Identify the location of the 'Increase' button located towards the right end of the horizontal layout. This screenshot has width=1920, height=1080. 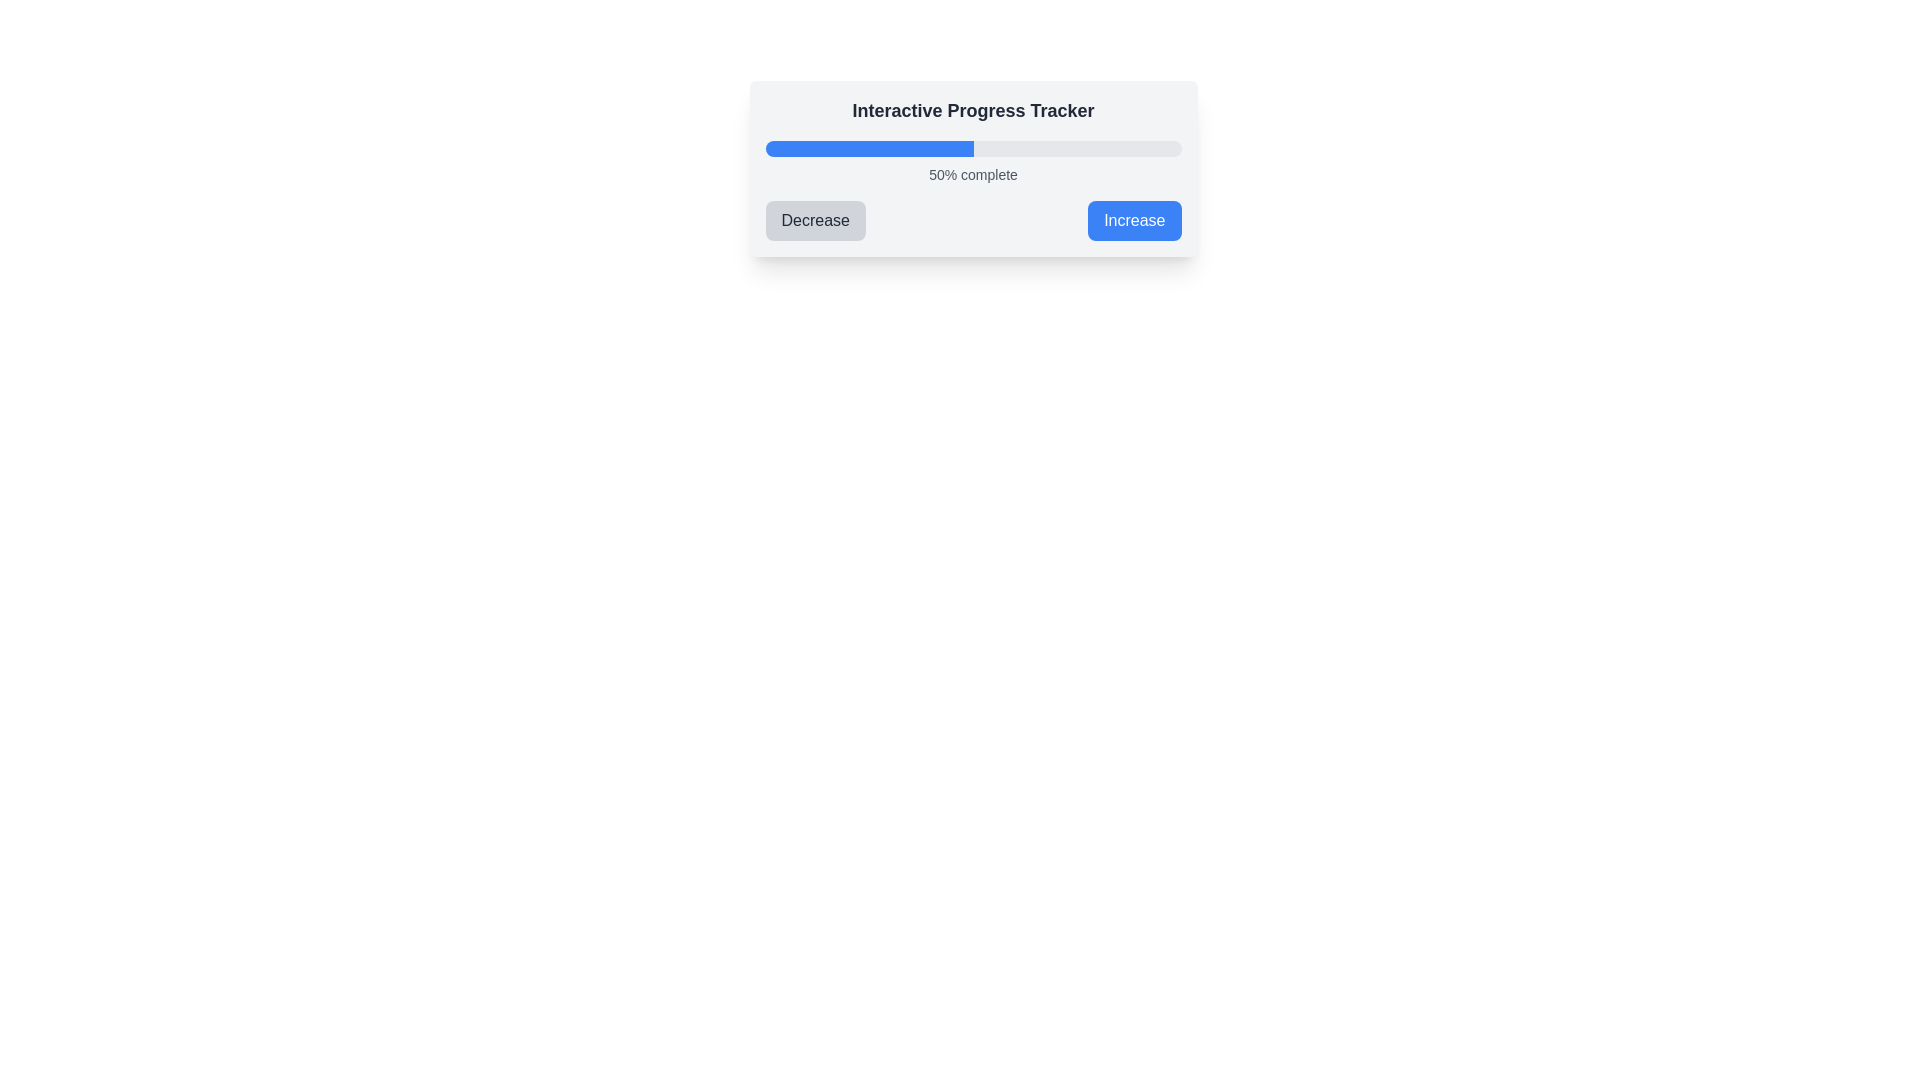
(1134, 220).